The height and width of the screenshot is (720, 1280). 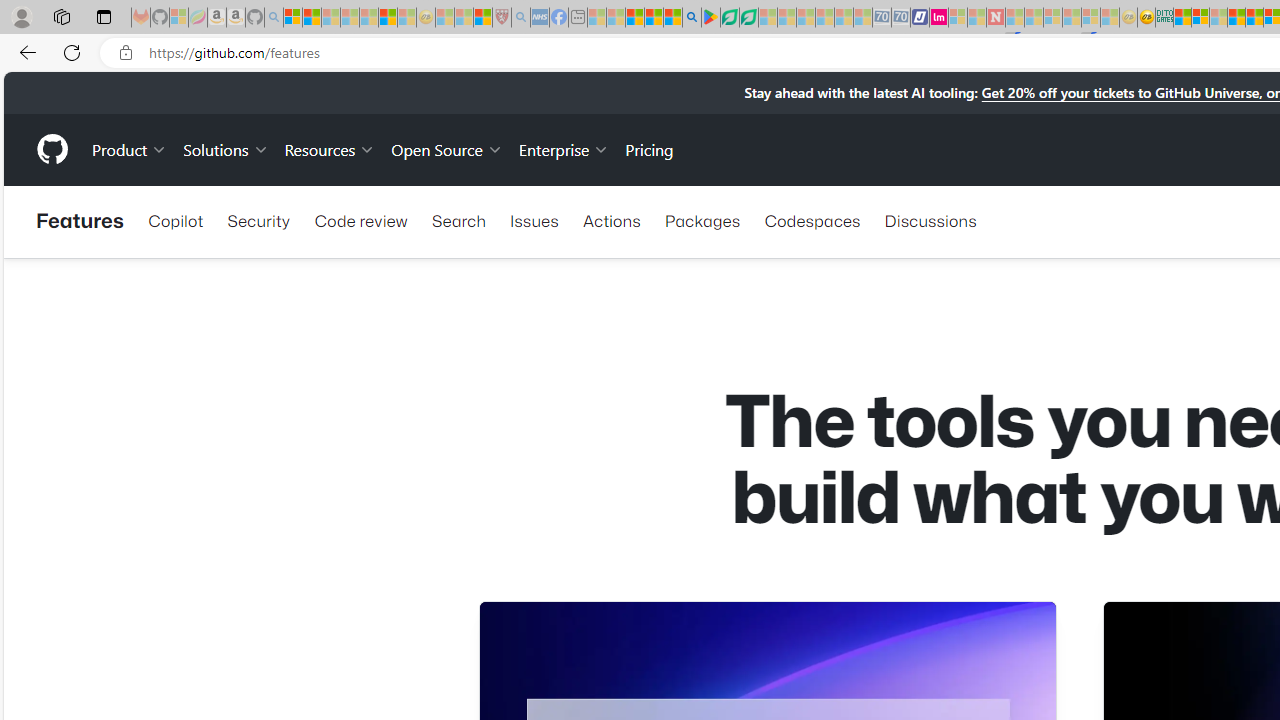 What do you see at coordinates (562, 148) in the screenshot?
I see `'Enterprise'` at bounding box center [562, 148].